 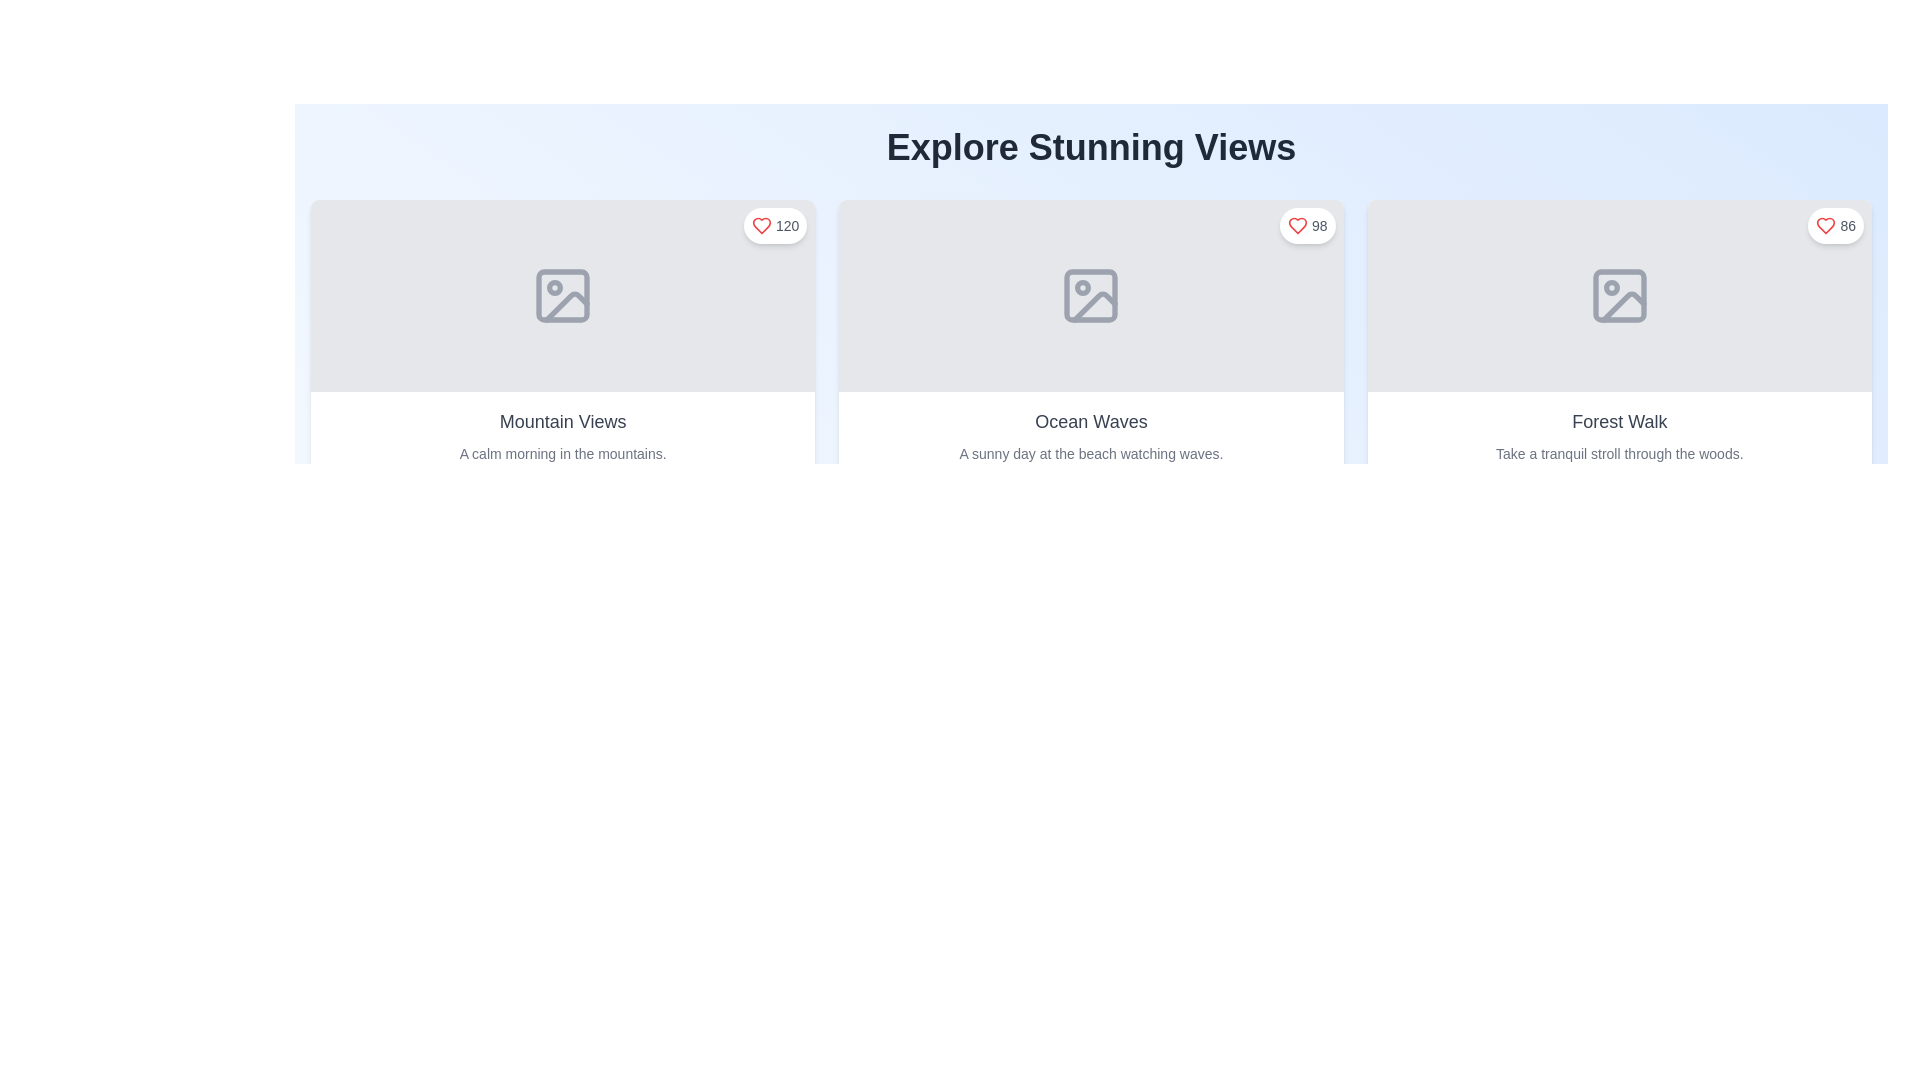 What do you see at coordinates (555, 288) in the screenshot?
I see `the small circular shape within the SVG element that represents an image placeholder in the first card of the layout` at bounding box center [555, 288].